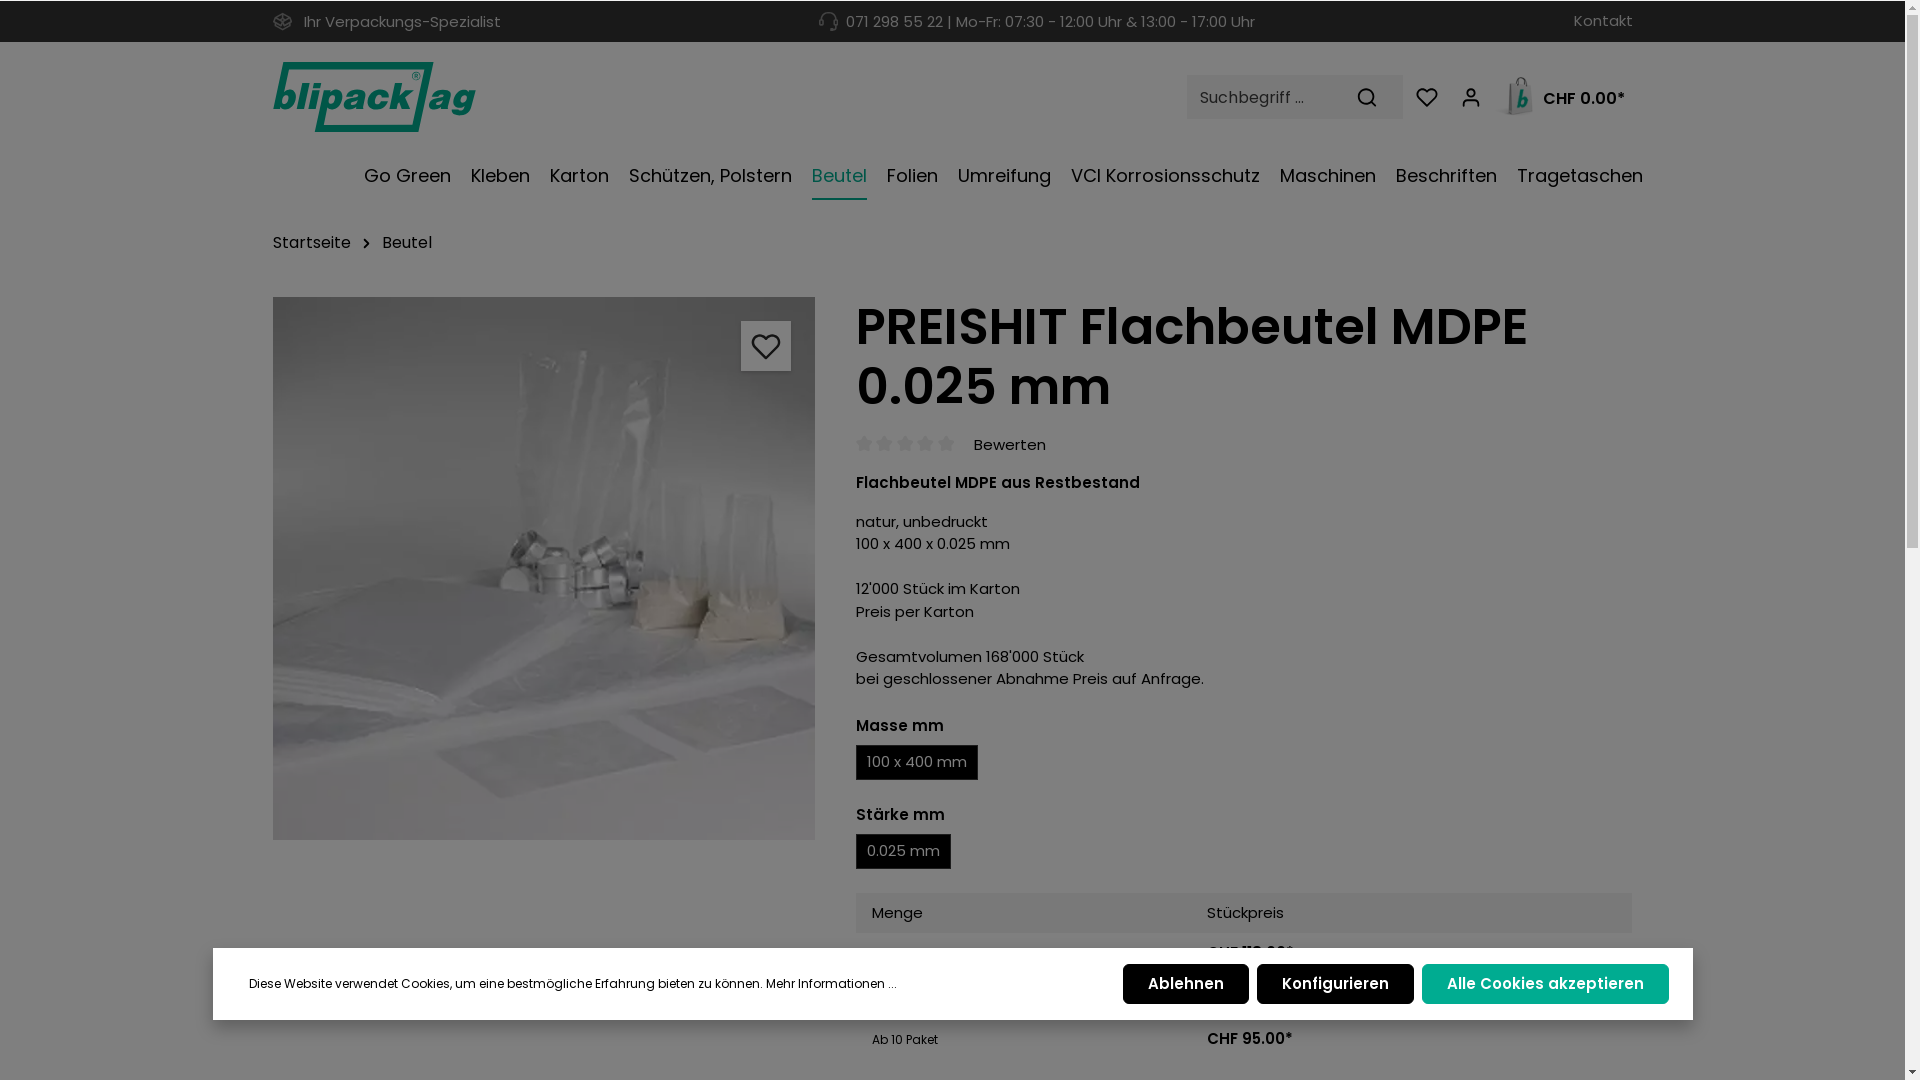 The image size is (1920, 1080). What do you see at coordinates (1424, 96) in the screenshot?
I see `'Merkzettel'` at bounding box center [1424, 96].